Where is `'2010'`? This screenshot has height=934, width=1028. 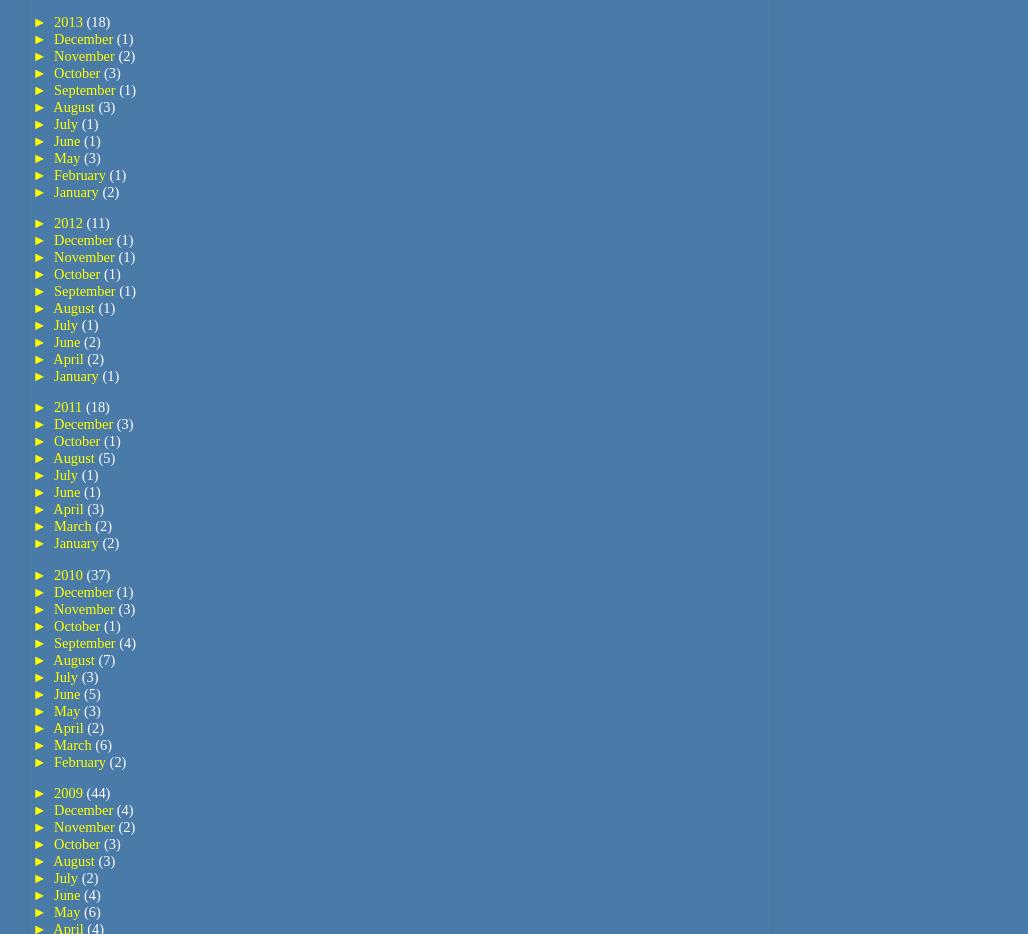
'2010' is located at coordinates (69, 573).